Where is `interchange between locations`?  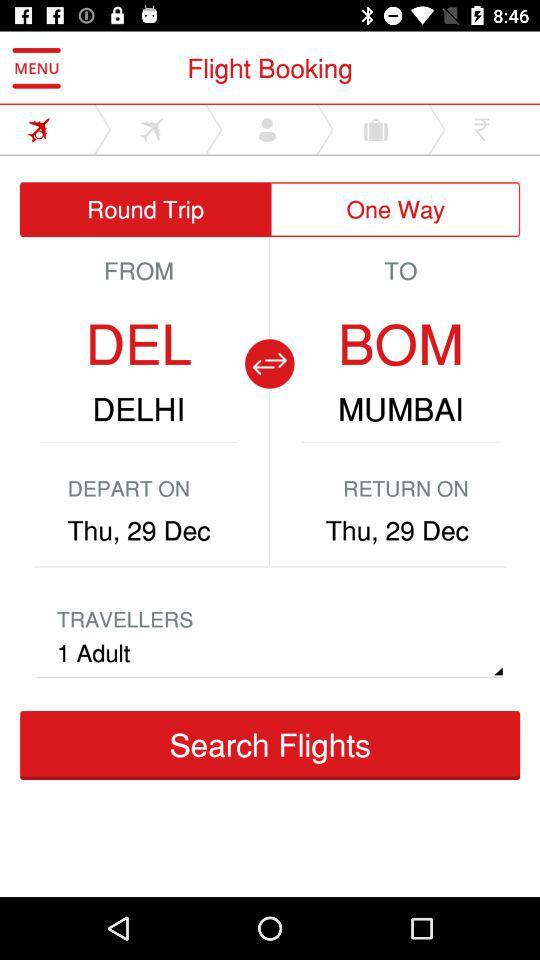
interchange between locations is located at coordinates (269, 362).